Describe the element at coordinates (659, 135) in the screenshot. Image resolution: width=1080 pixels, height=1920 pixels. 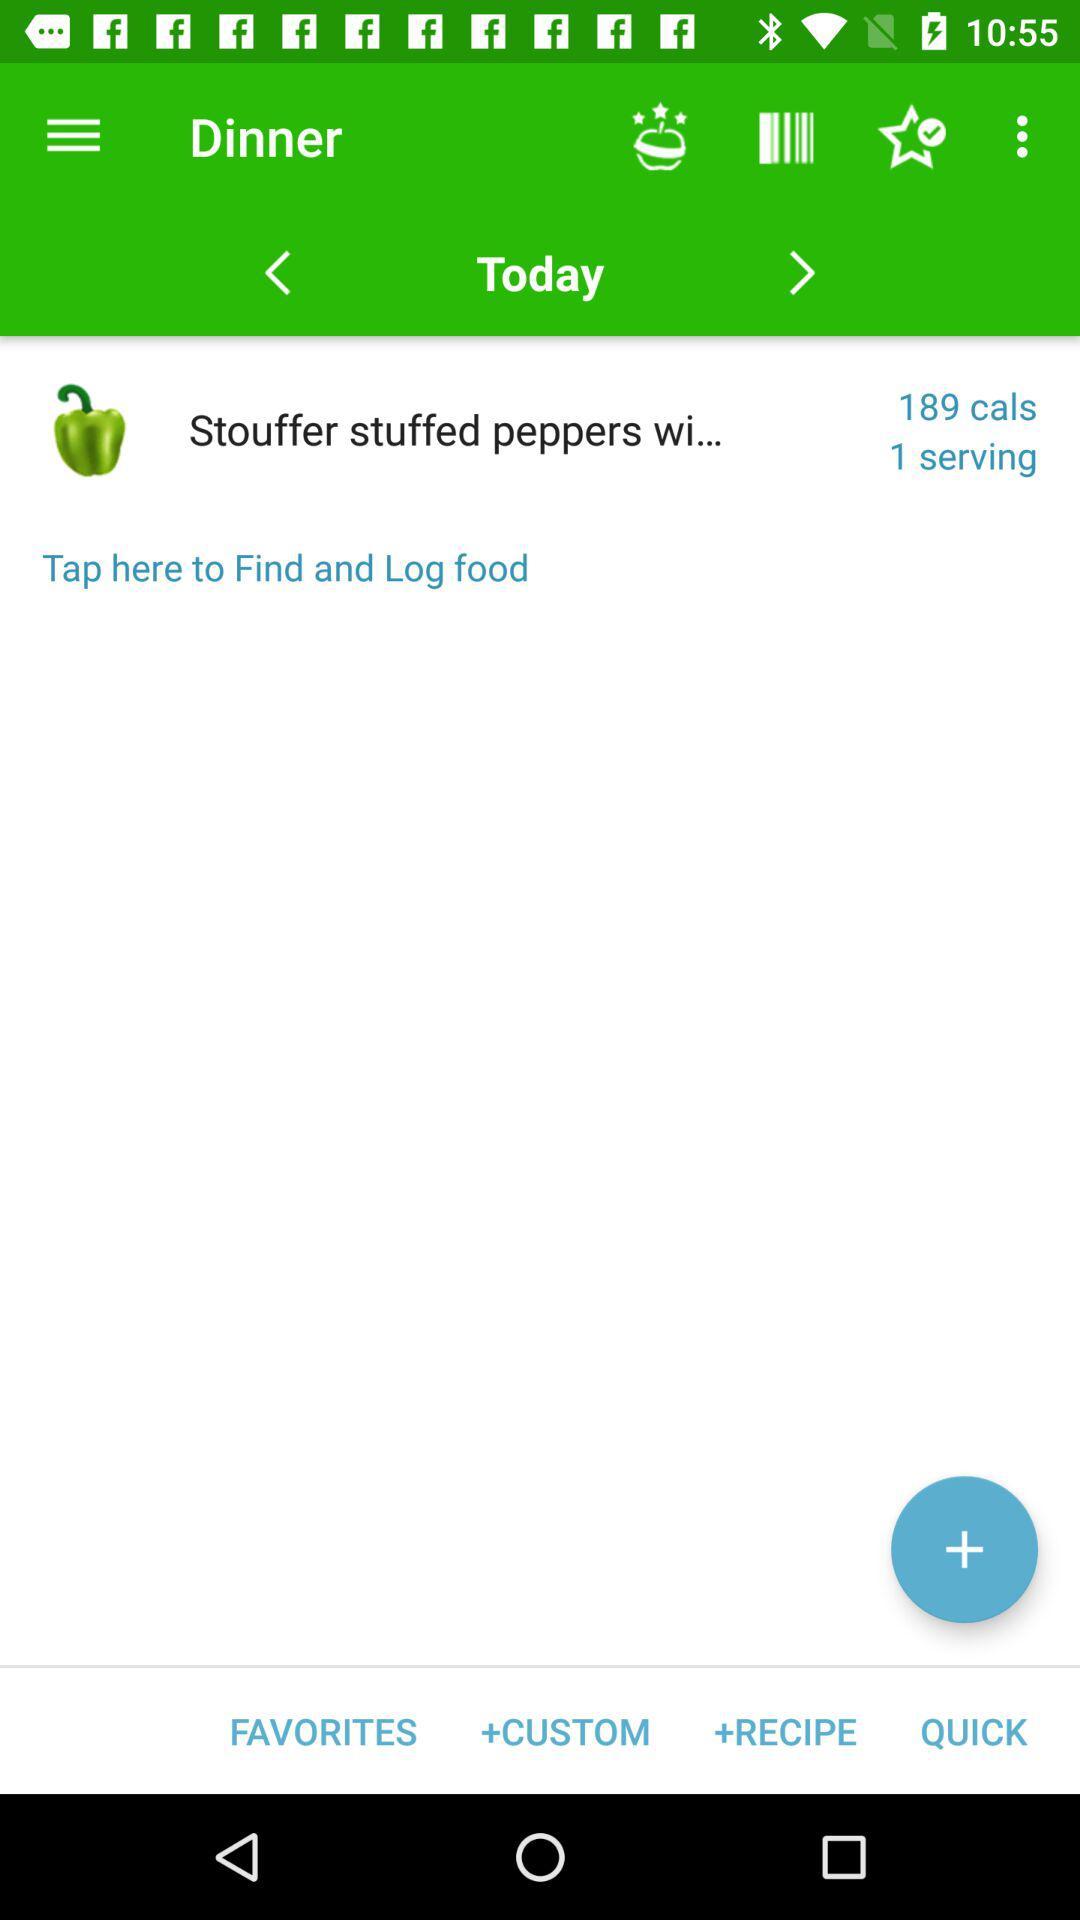
I see `the icon to the right of the dinner item` at that location.